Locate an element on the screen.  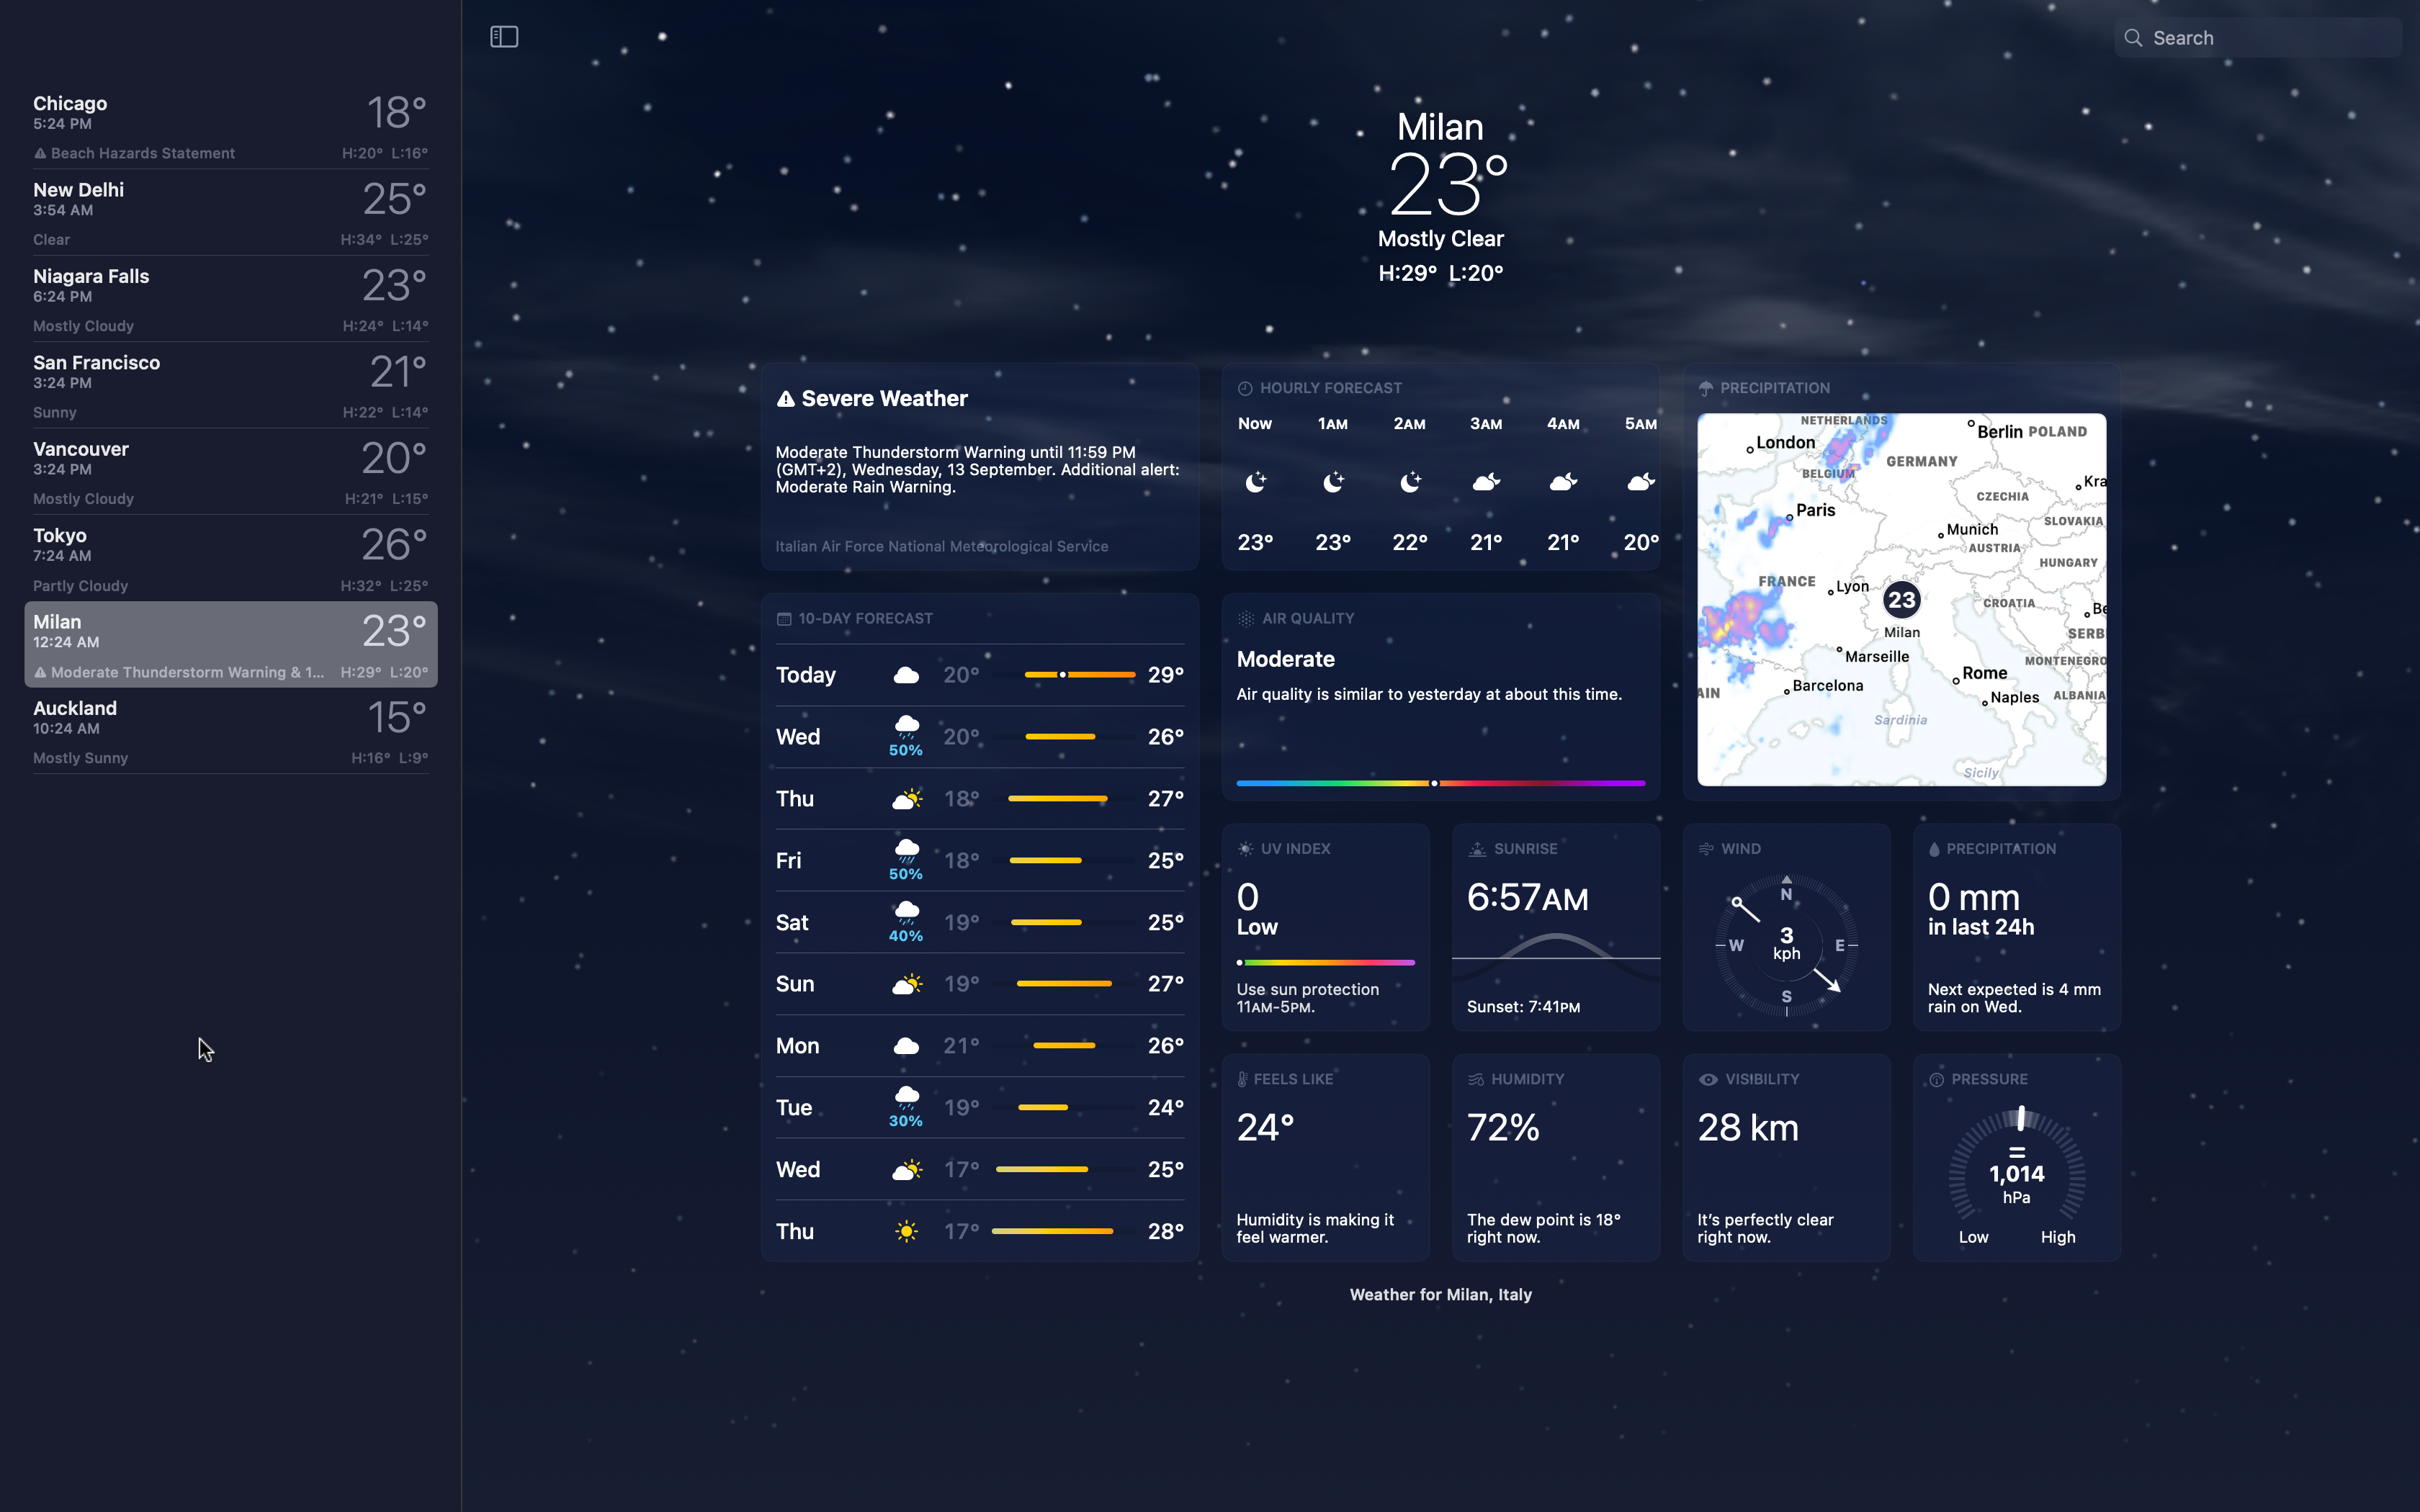
Search Temperature for "Paris France is located at coordinates (2272, 35).